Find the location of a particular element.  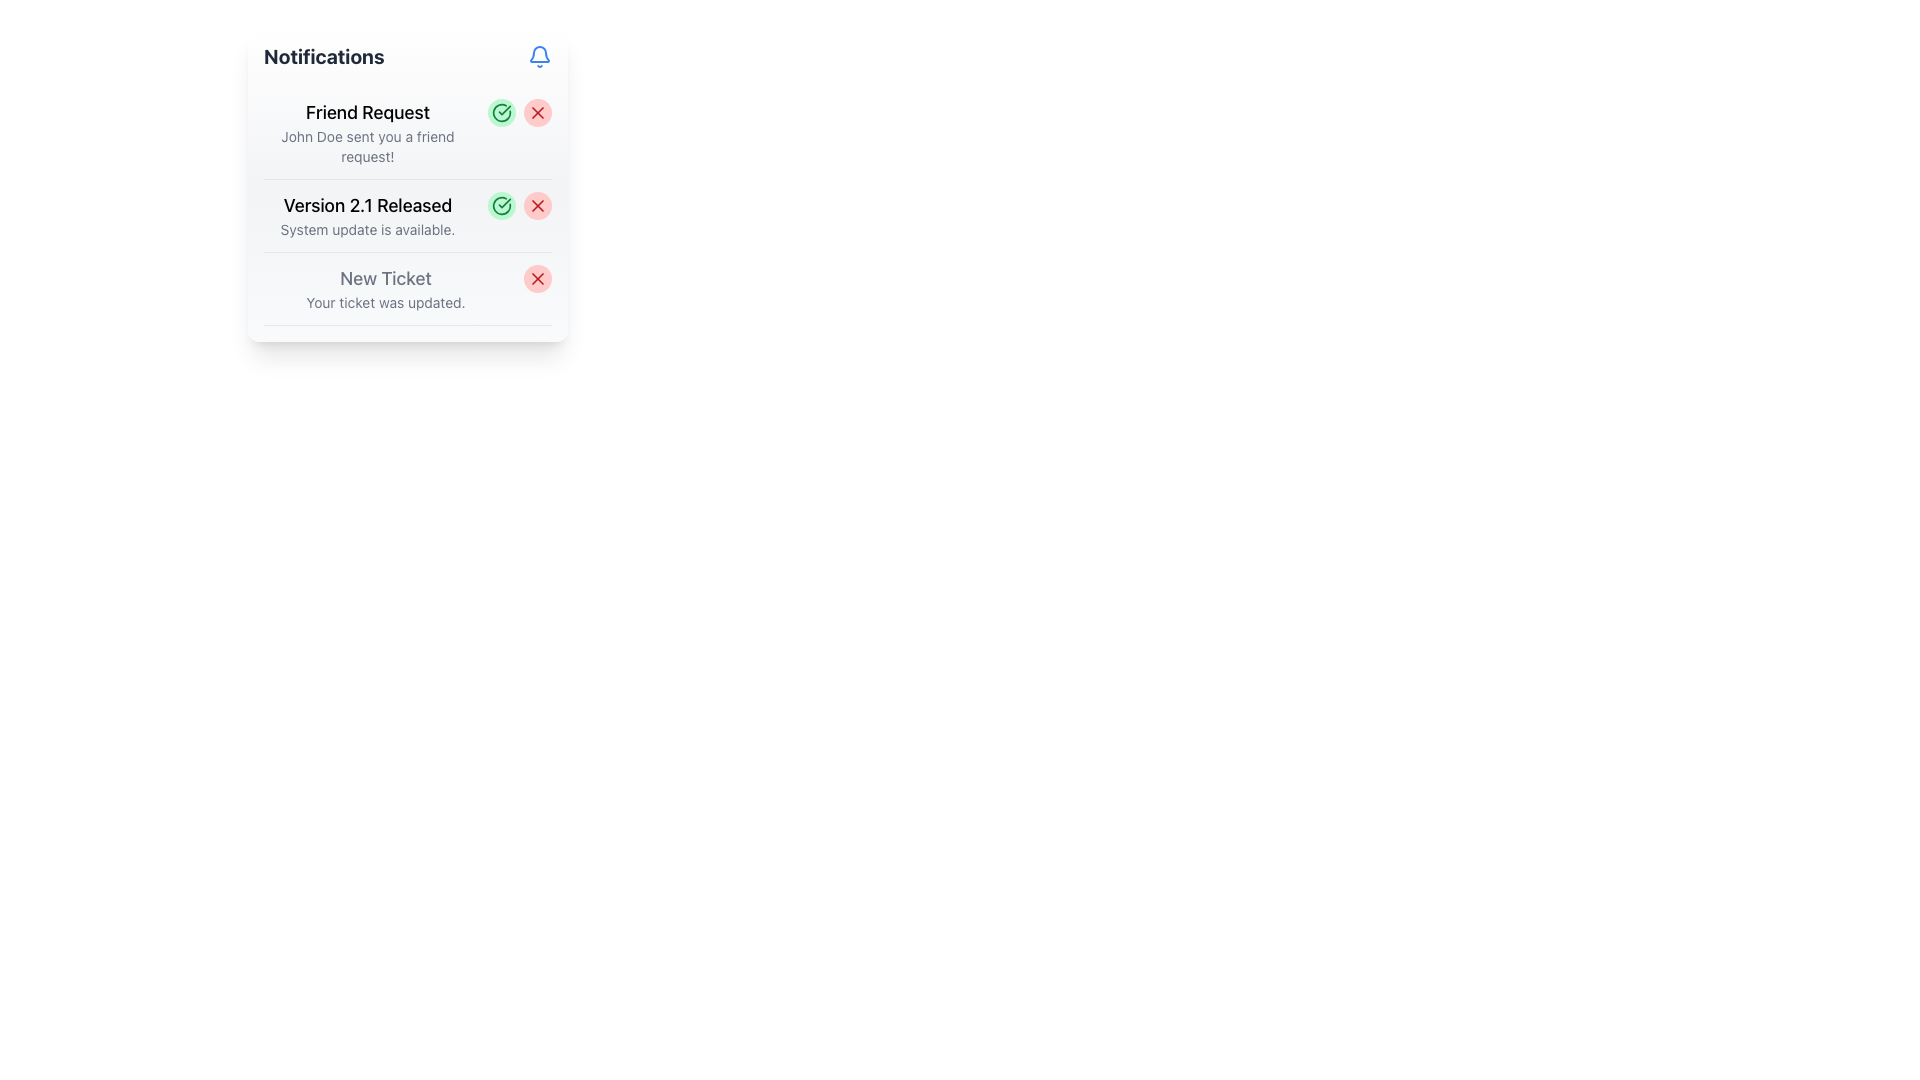

the notification section that displays 'Friend Request' and the message 'John Doe sent you a friend request!'. This section is the first notification within the Notifications list is located at coordinates (368, 132).